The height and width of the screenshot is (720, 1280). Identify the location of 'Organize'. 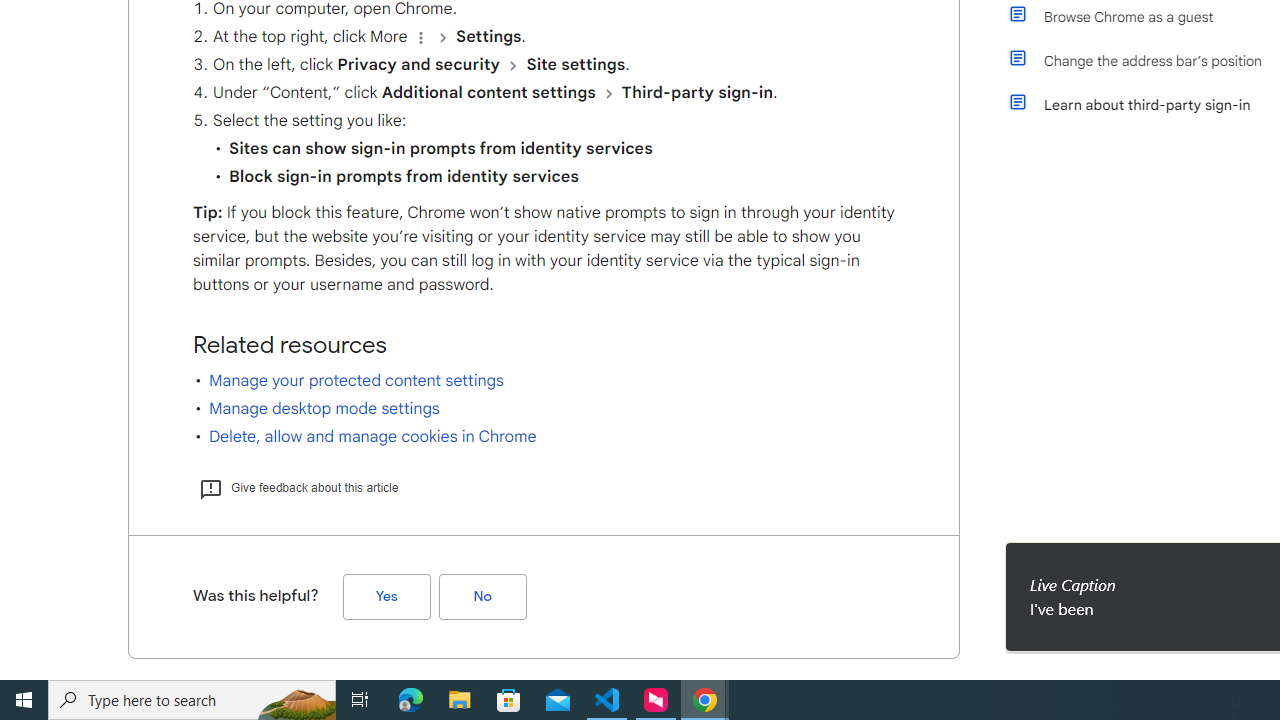
(419, 37).